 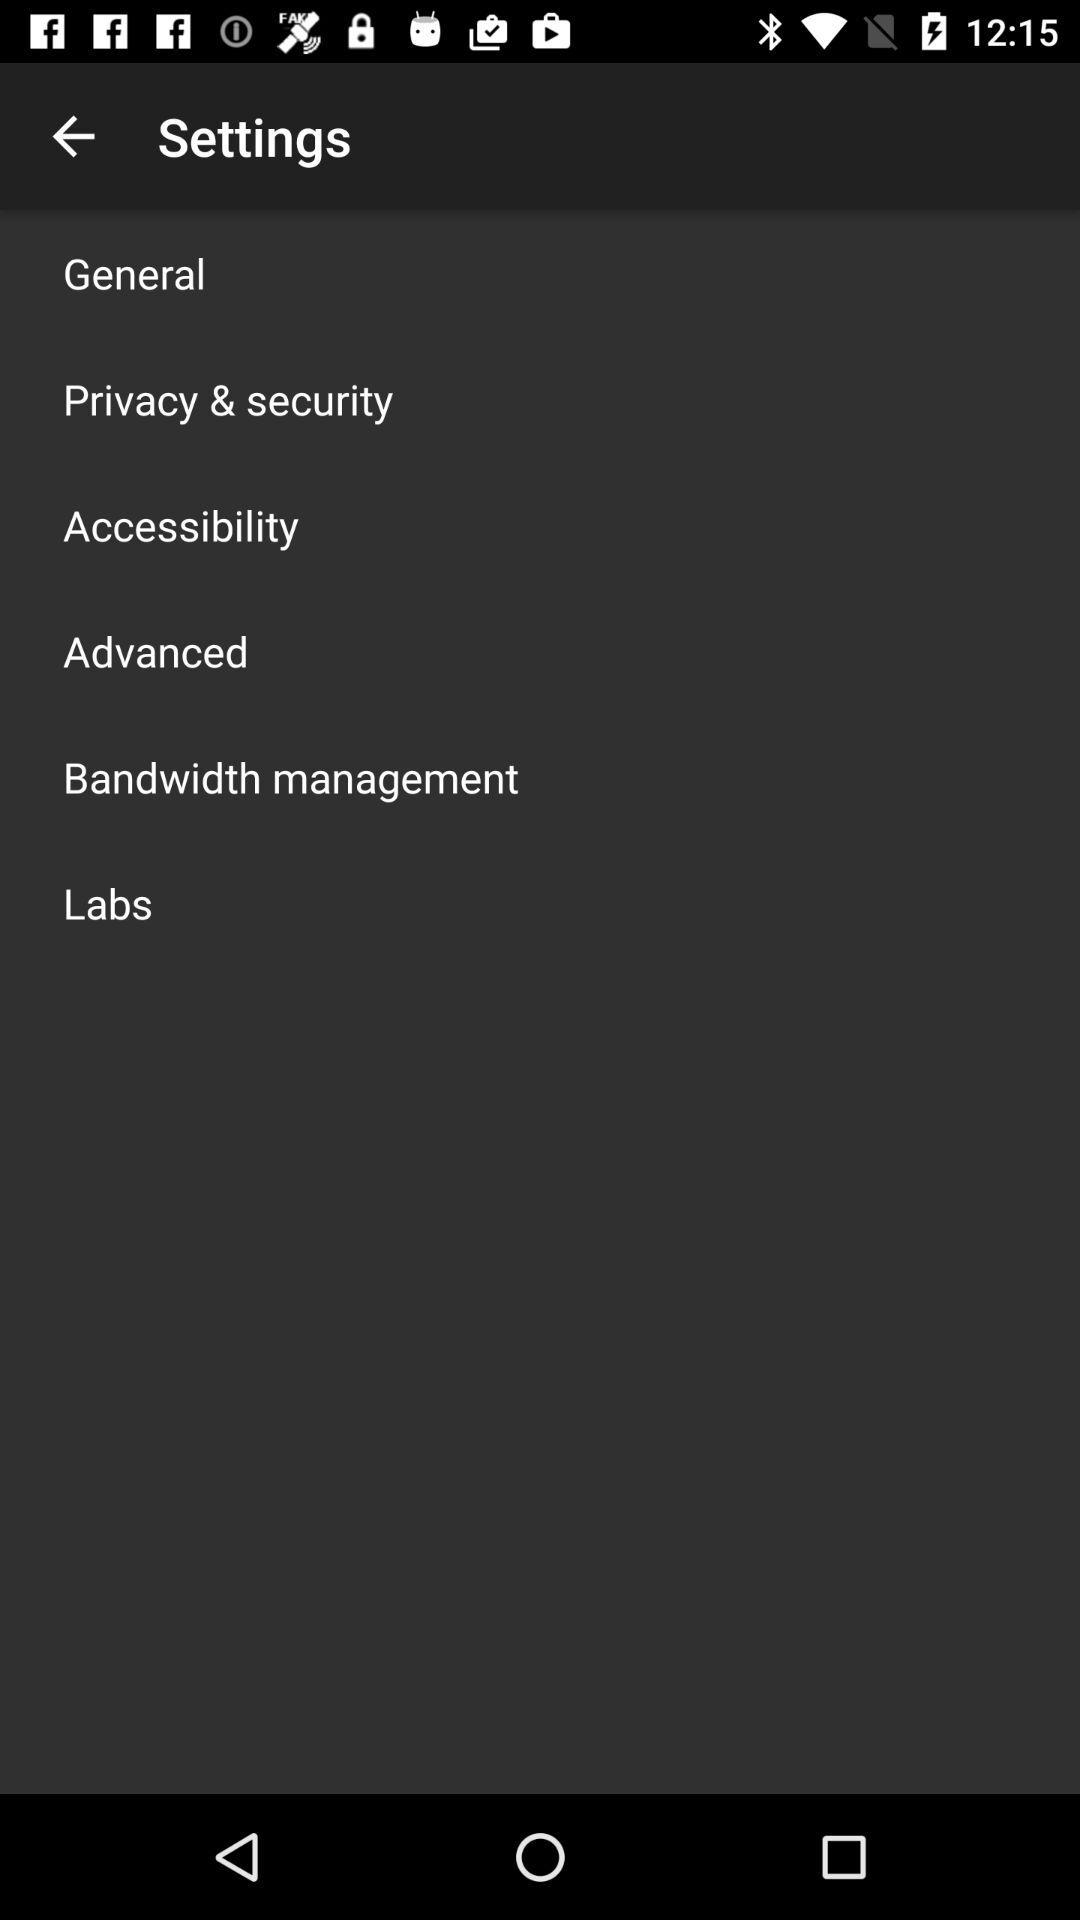 I want to click on the item above advanced icon, so click(x=181, y=524).